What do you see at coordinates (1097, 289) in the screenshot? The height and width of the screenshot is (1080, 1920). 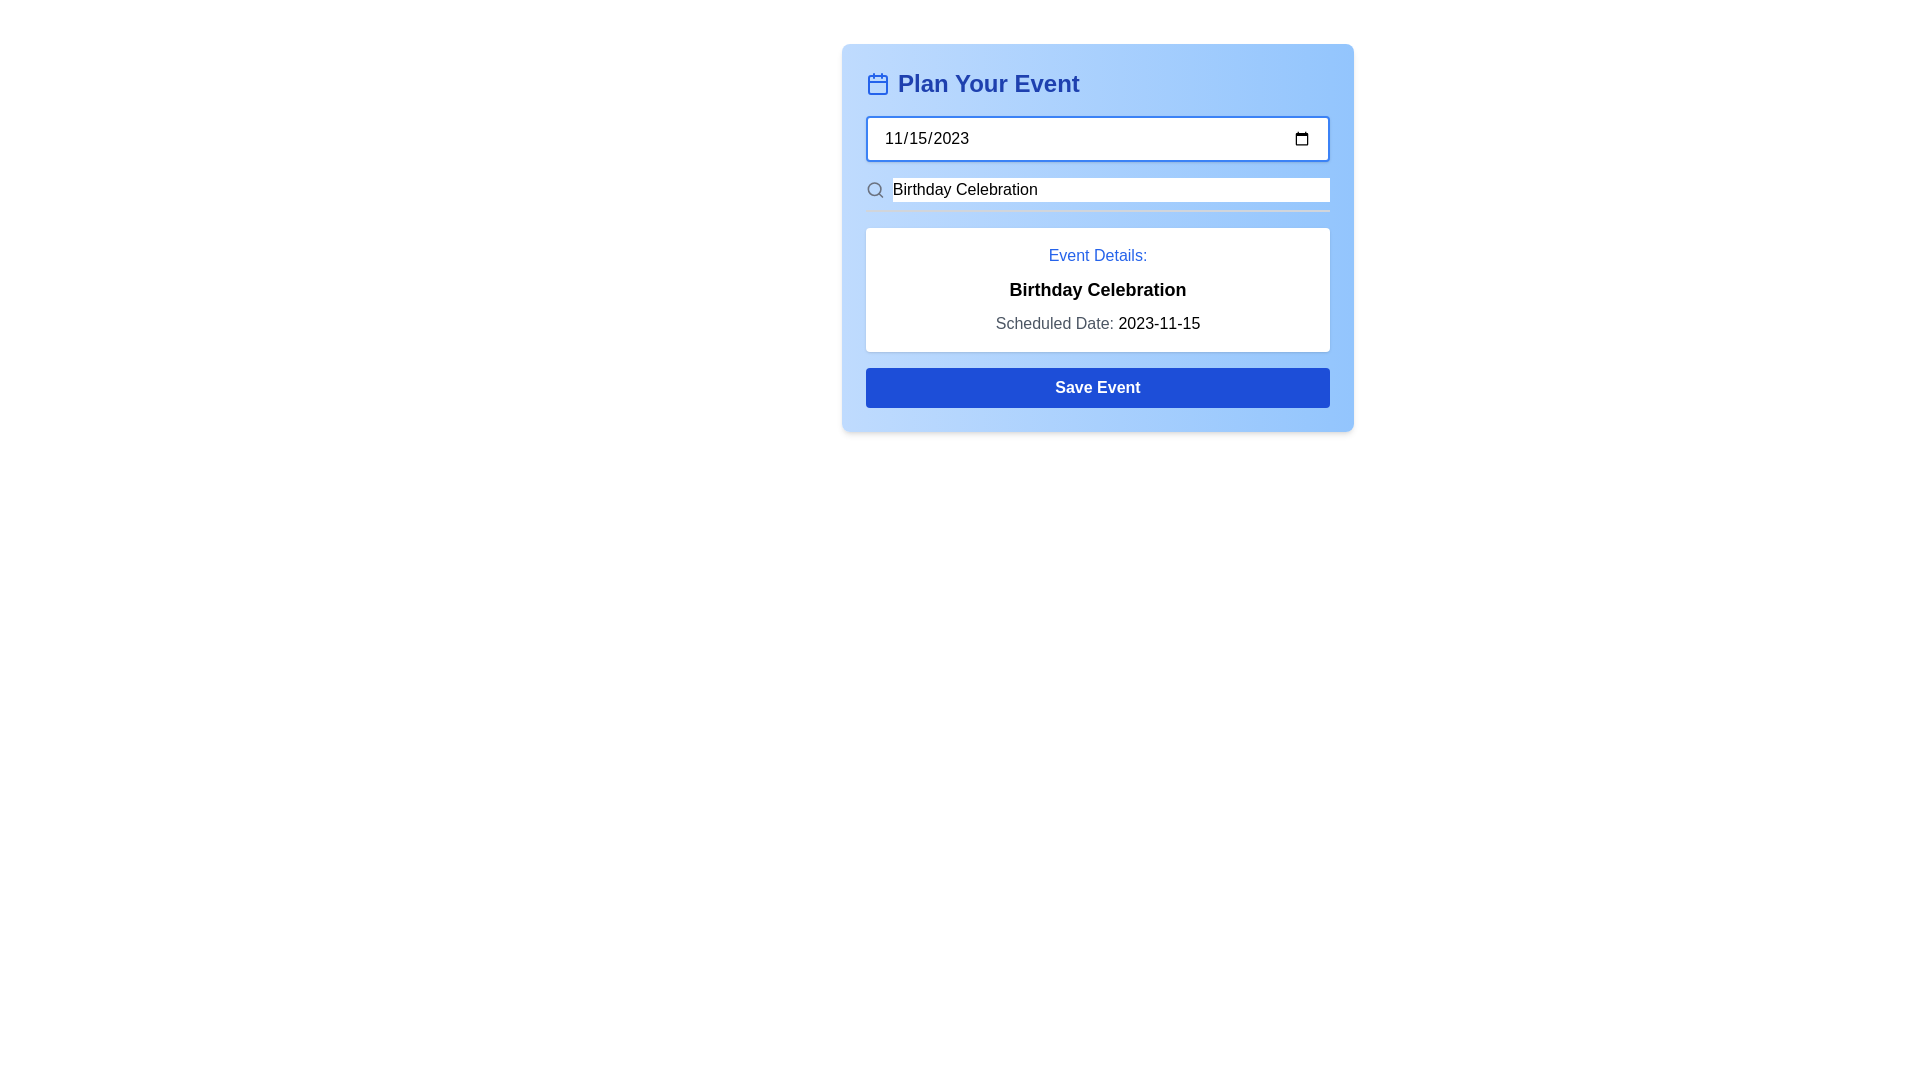 I see `the text label reading 'Birthday Celebration', which is styled prominently as a headline and is located below the 'Event Details:' heading` at bounding box center [1097, 289].